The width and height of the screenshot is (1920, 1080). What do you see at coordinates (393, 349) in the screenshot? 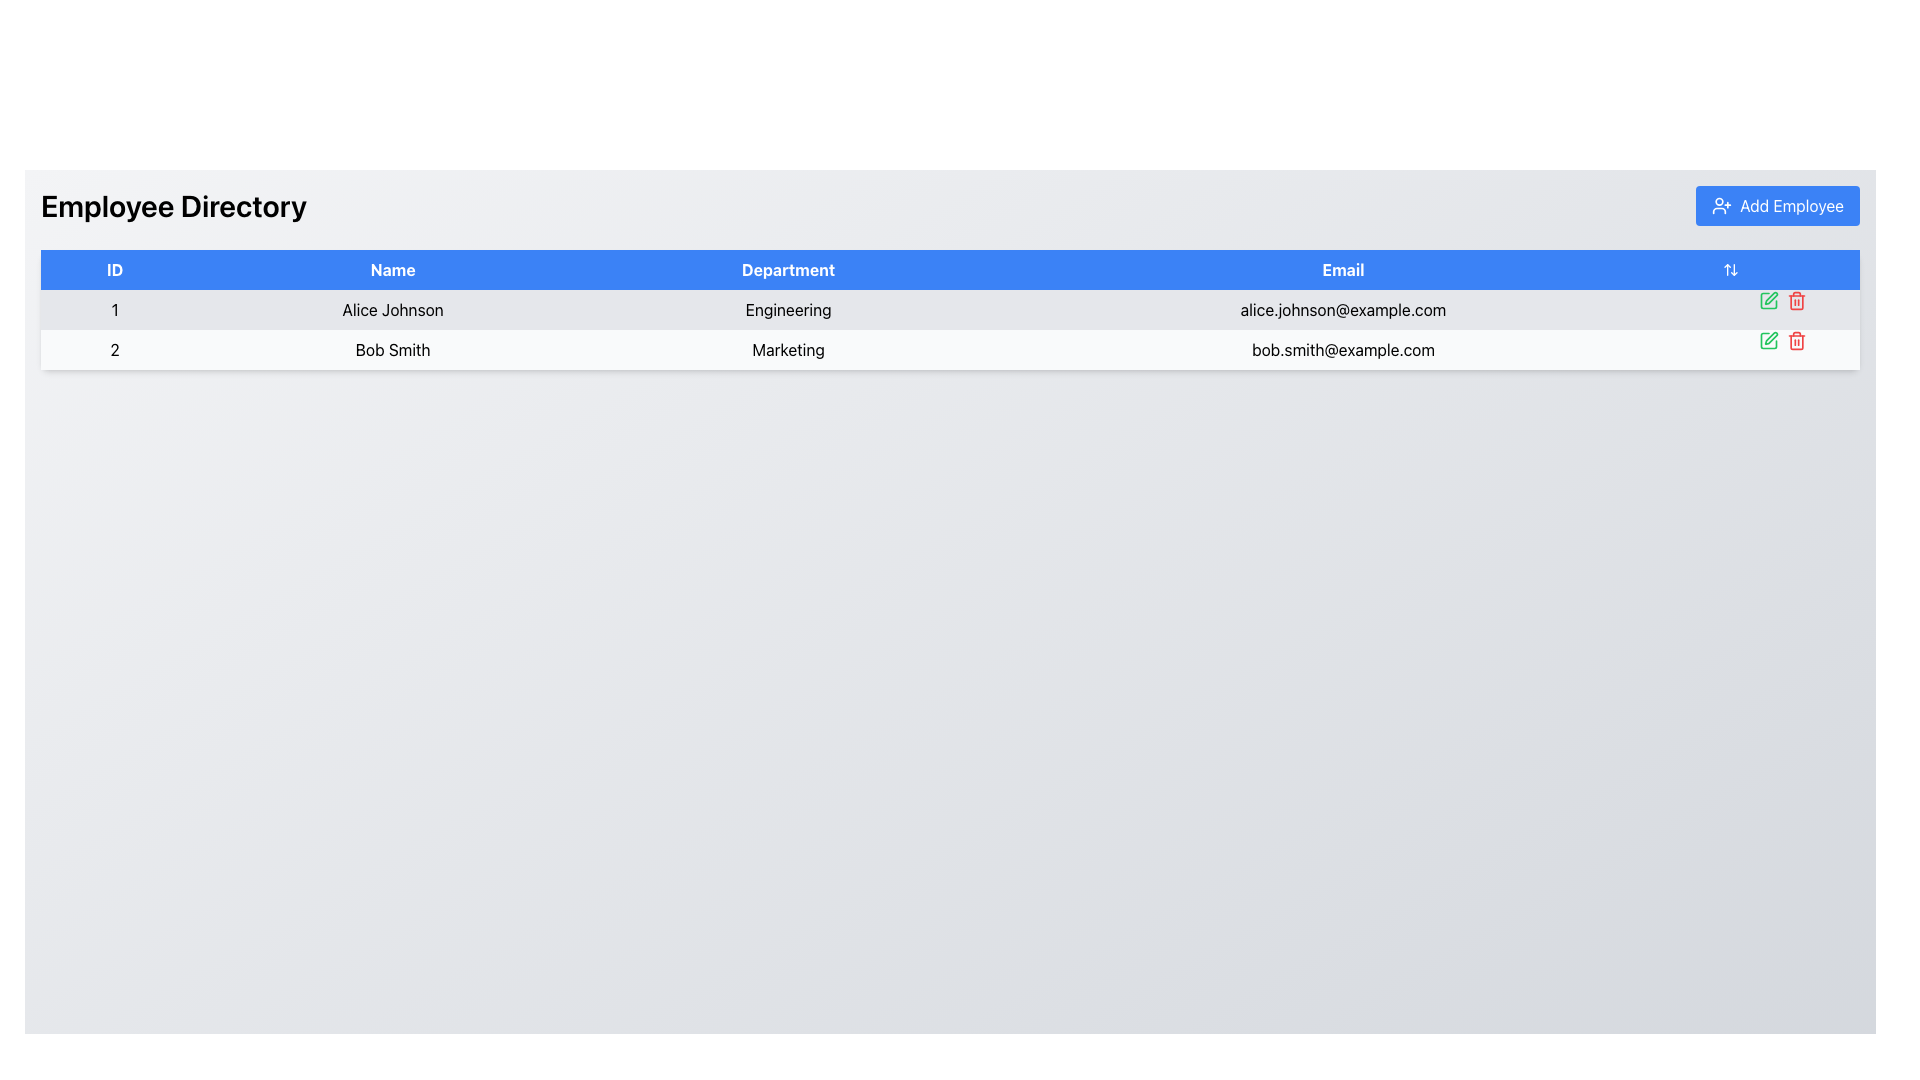
I see `the text label displaying 'Bob Smith' in the second column of the second row of the employee data table` at bounding box center [393, 349].